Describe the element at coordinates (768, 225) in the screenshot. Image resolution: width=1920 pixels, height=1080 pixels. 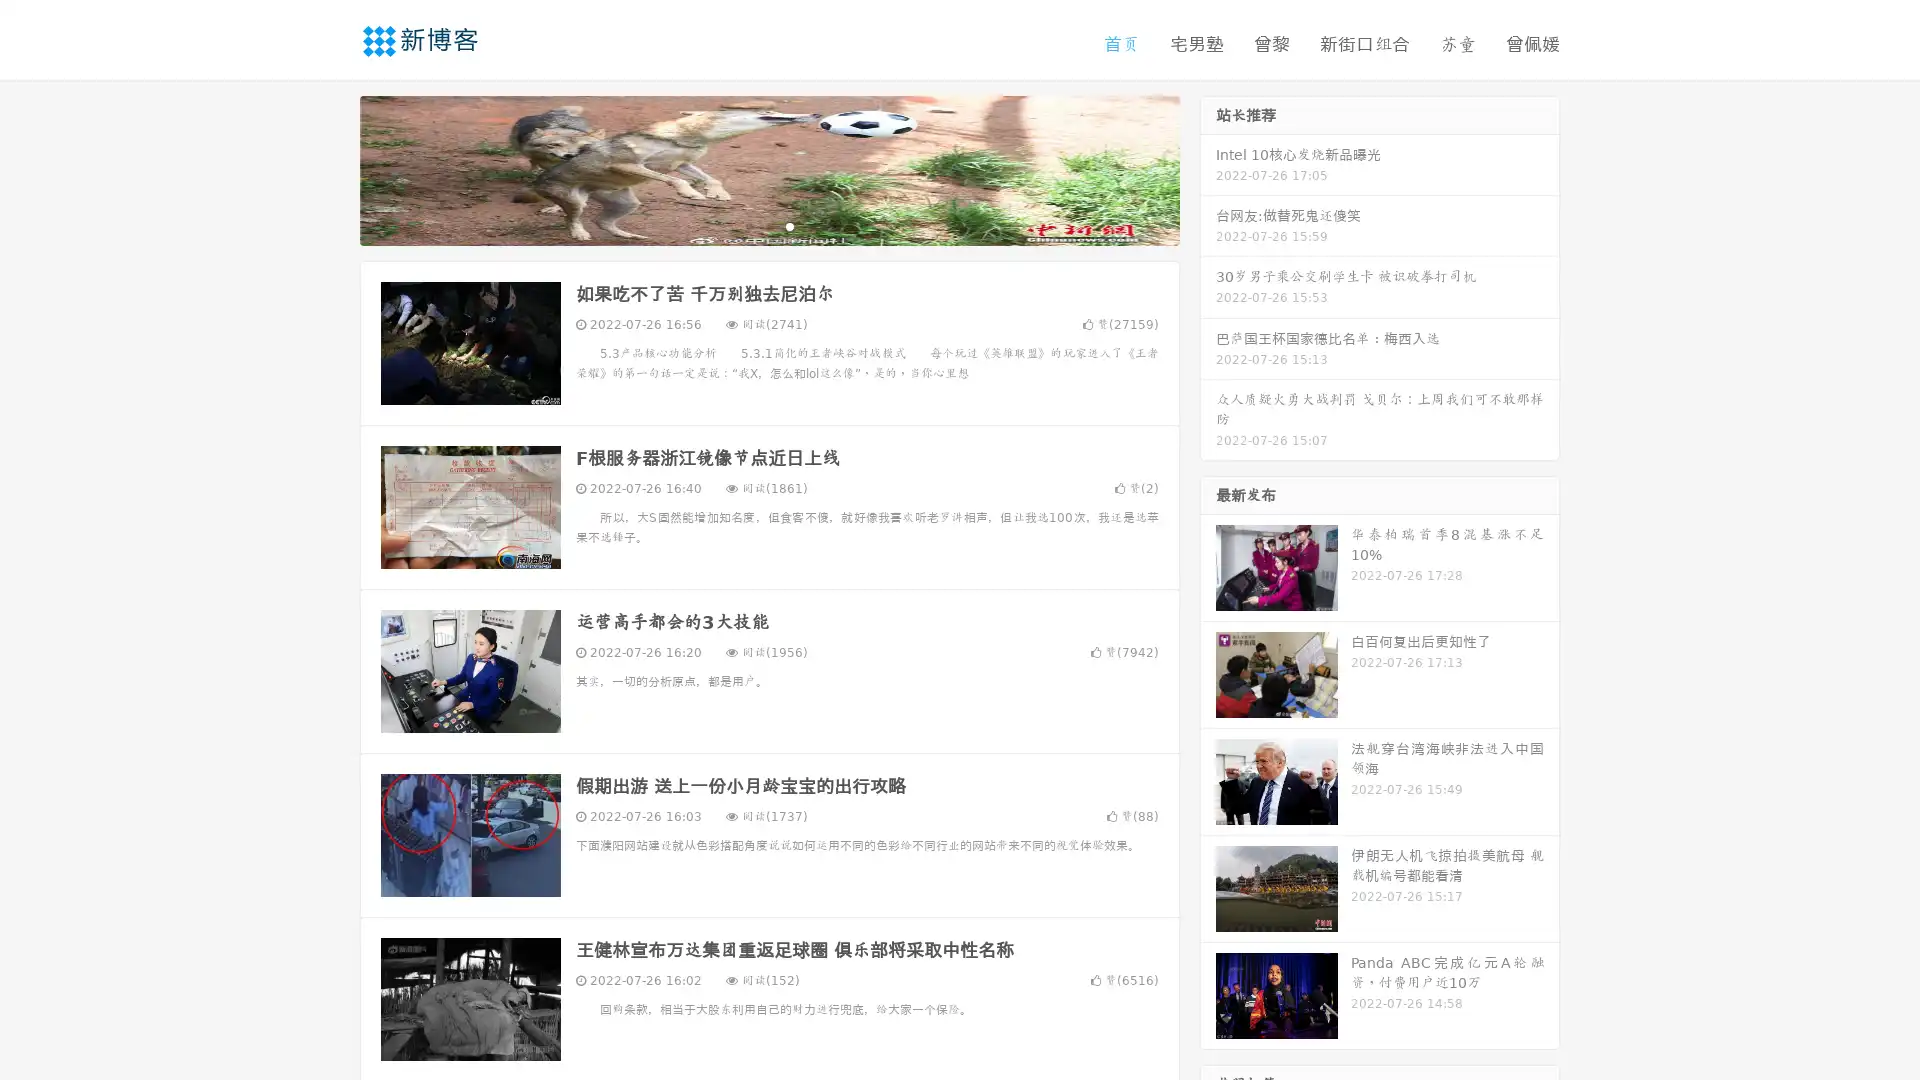
I see `Go to slide 2` at that location.